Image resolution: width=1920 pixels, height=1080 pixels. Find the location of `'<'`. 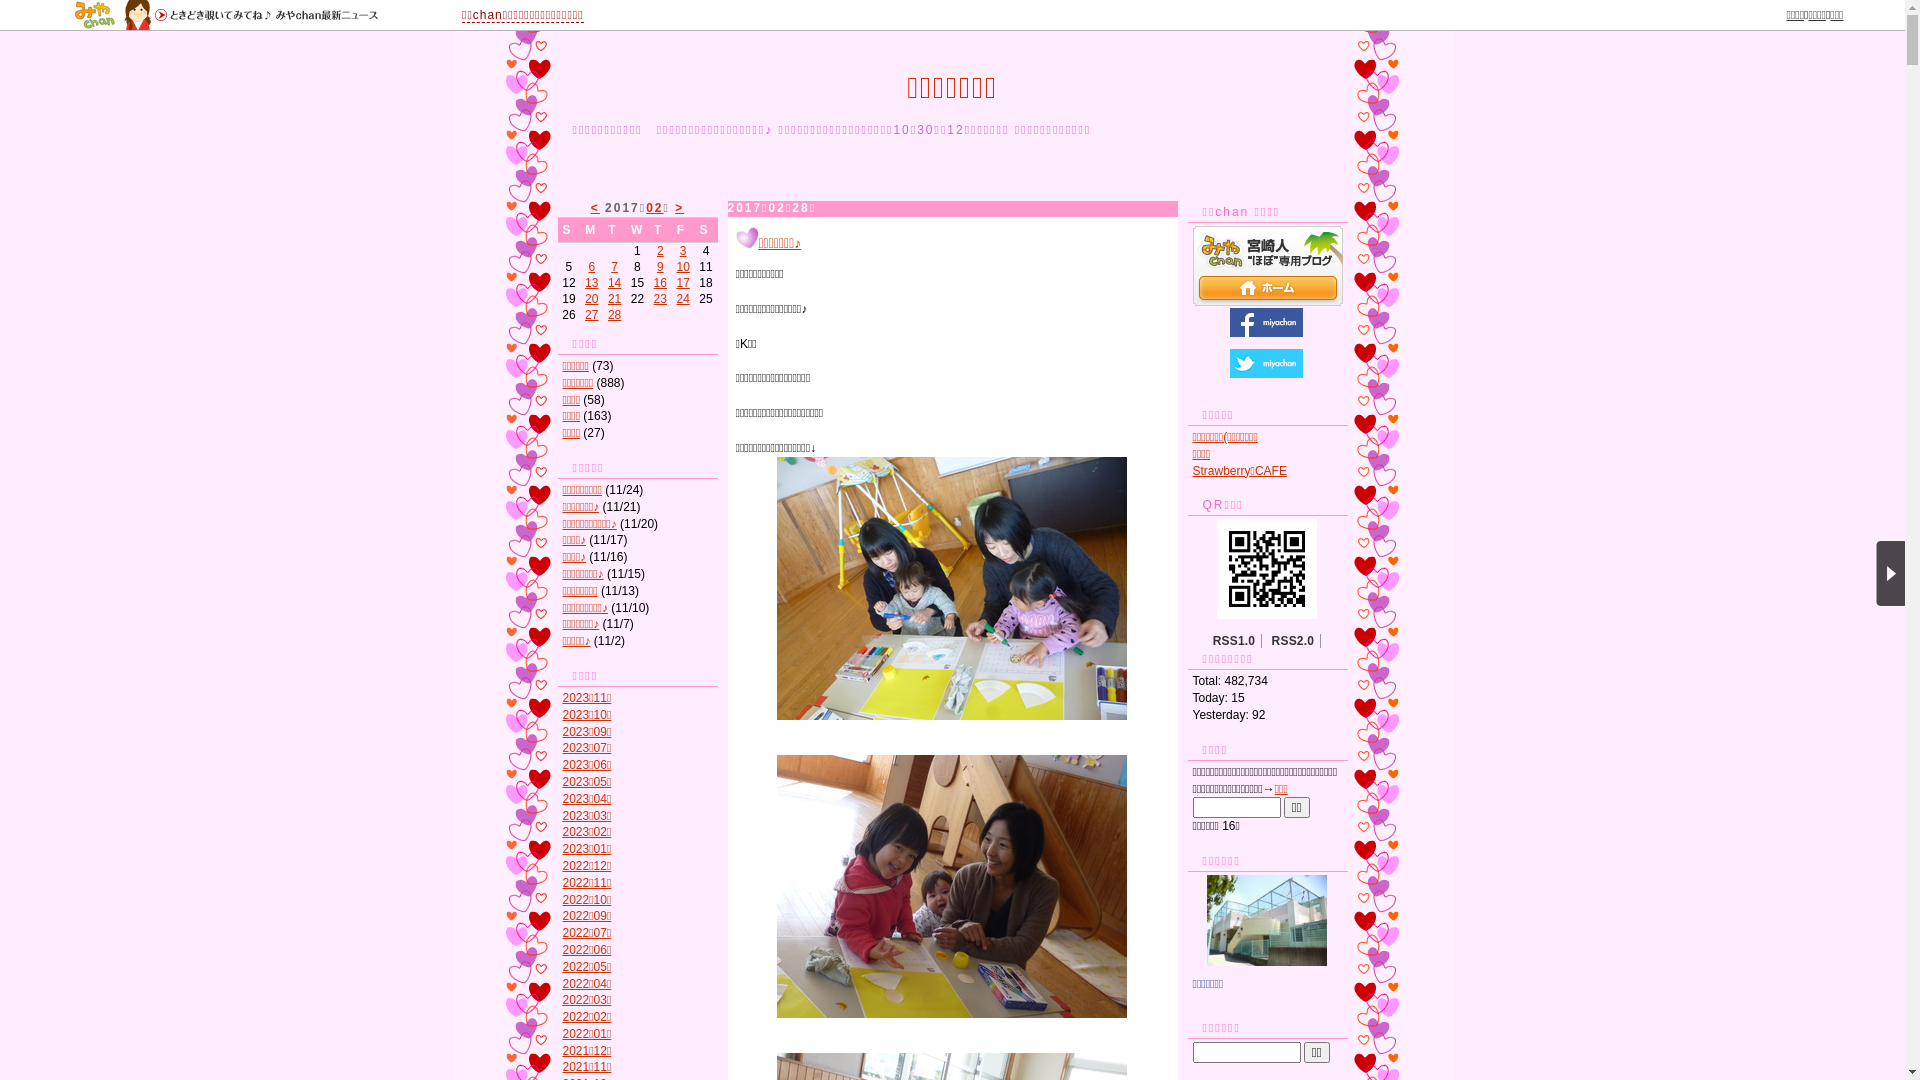

'<' is located at coordinates (594, 208).